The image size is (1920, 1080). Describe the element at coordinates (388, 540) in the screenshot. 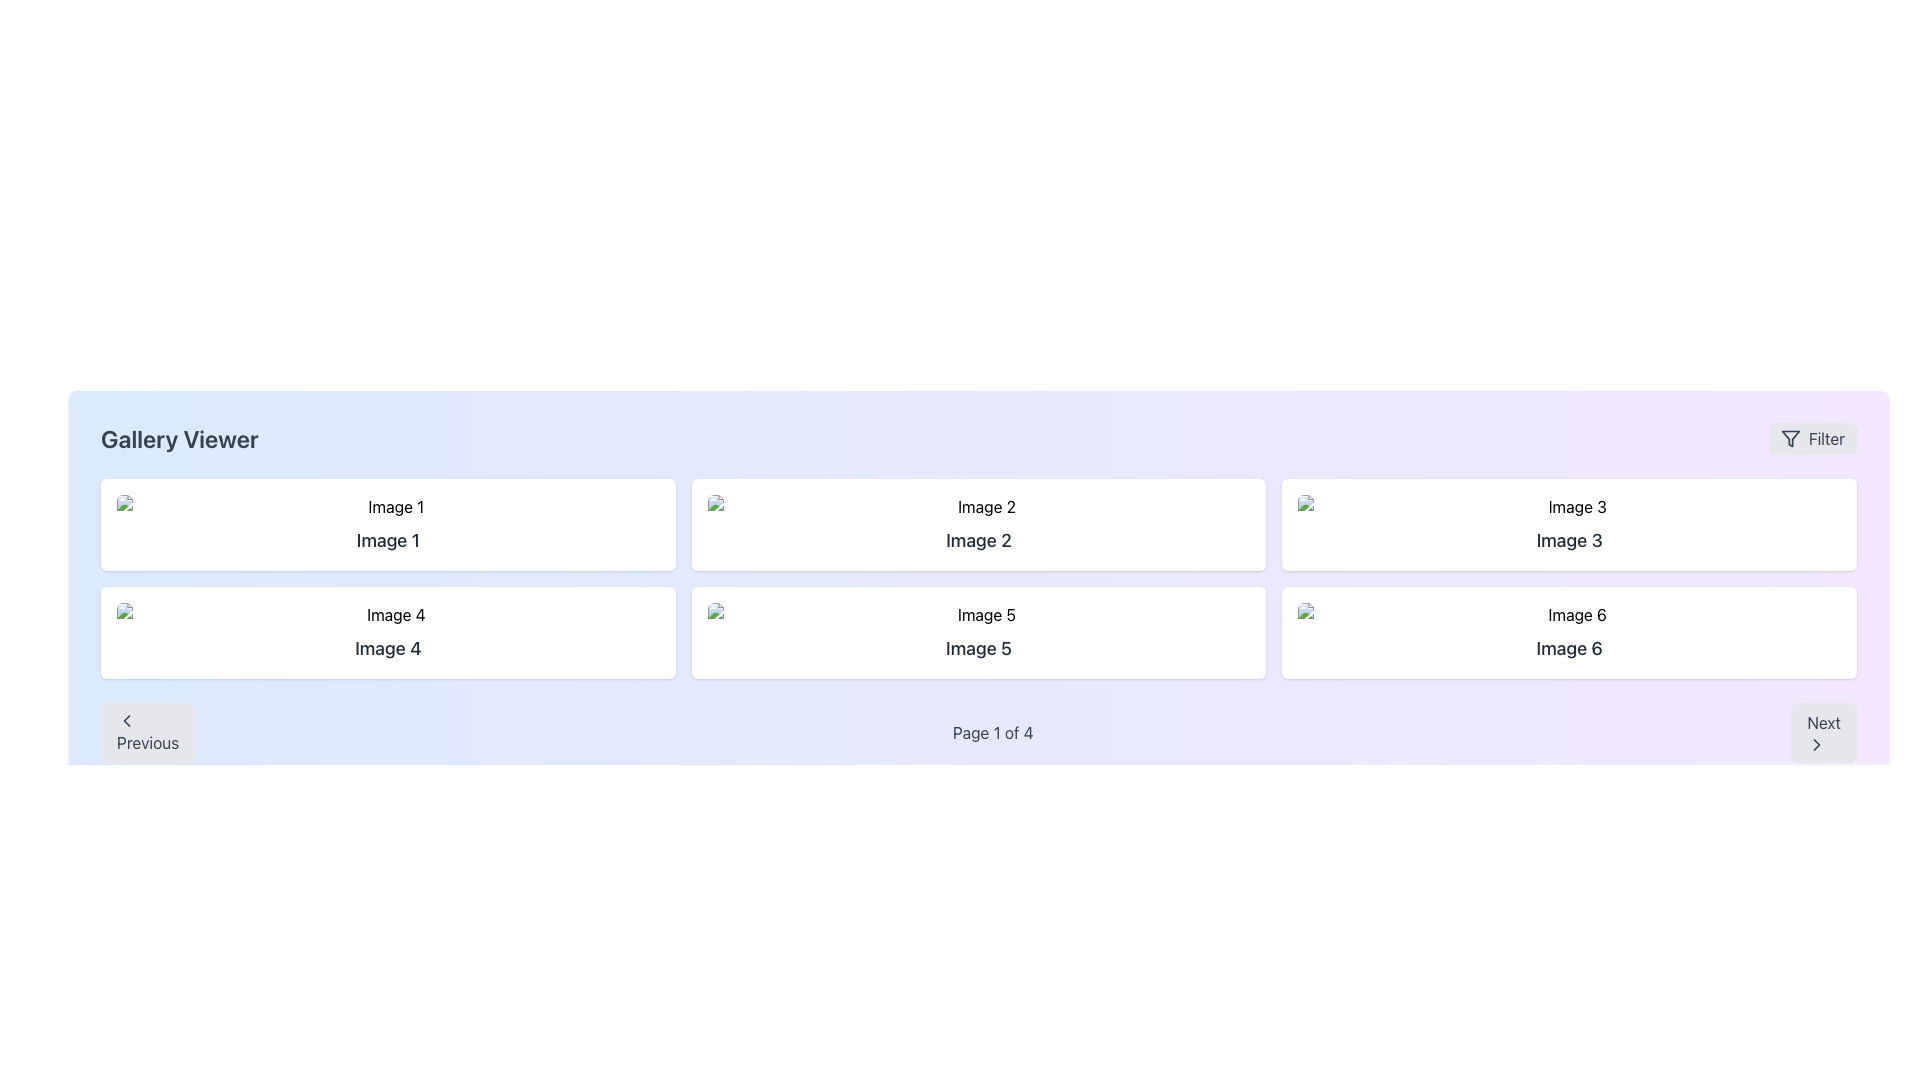

I see `the text label displaying 'Image 1', which is styled with a medium font size, bold weight, and dark gray color, located in the top-left cell of a grid layout` at that location.